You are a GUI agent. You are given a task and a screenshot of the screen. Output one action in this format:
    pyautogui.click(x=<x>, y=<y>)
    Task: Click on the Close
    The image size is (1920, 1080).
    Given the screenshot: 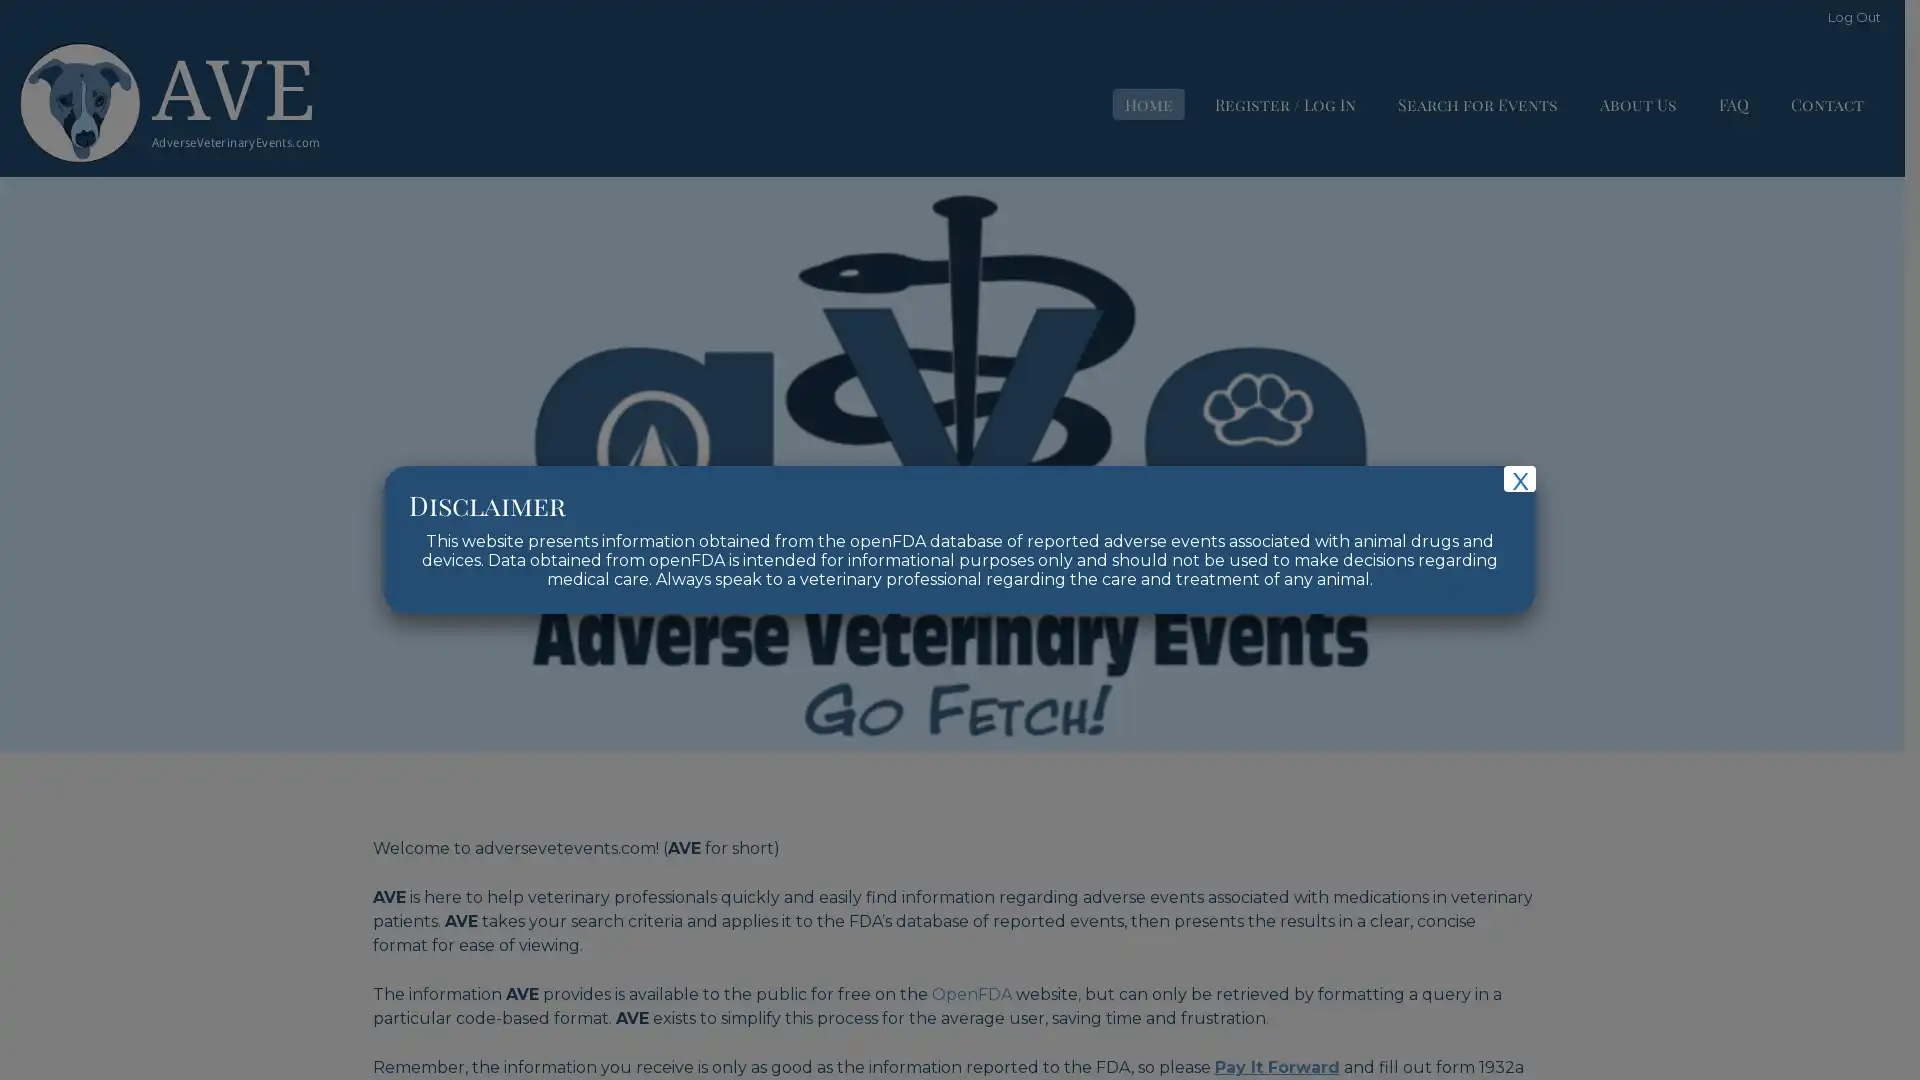 What is the action you would take?
    pyautogui.click(x=1520, y=478)
    